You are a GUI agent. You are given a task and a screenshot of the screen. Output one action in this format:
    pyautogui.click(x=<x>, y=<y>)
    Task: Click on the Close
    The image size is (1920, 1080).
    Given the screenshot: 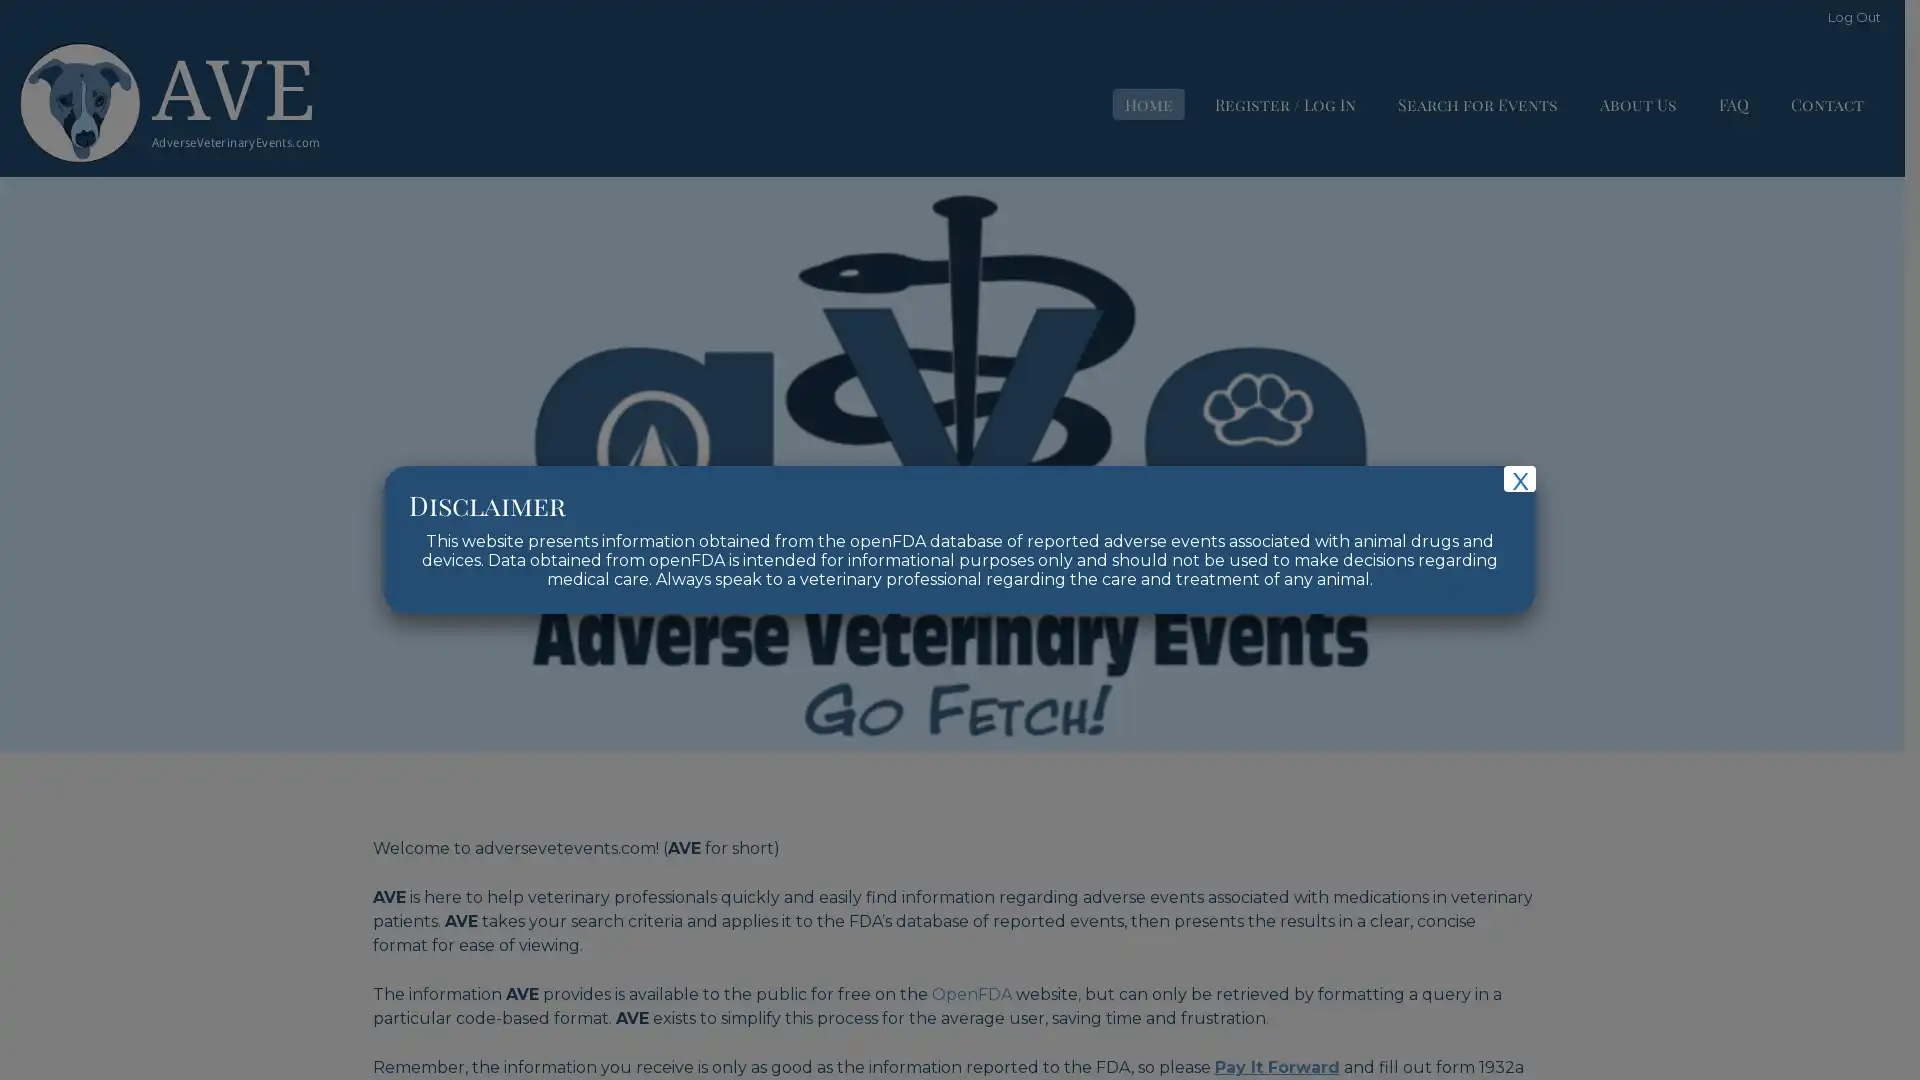 What is the action you would take?
    pyautogui.click(x=1520, y=478)
    